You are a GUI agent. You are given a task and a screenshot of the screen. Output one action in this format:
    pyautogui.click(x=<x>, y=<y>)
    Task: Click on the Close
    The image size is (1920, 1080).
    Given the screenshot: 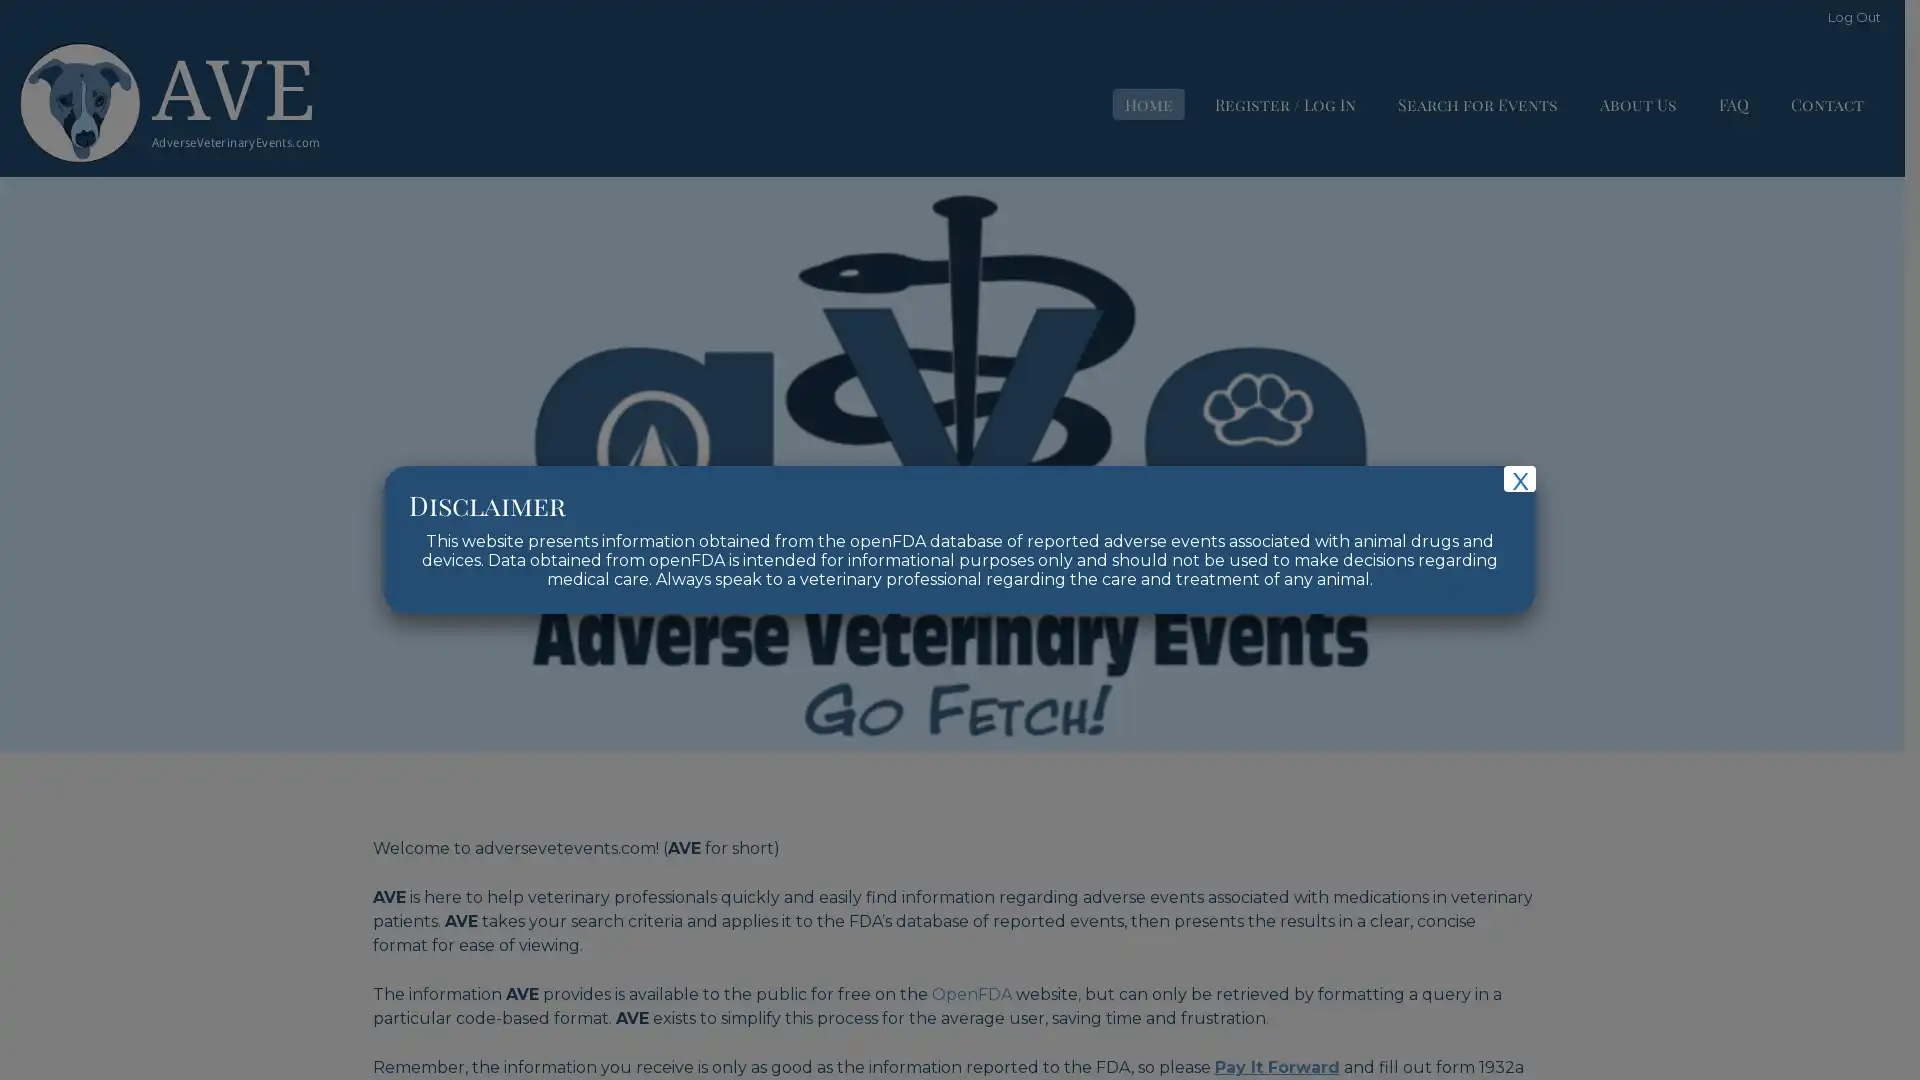 What is the action you would take?
    pyautogui.click(x=1520, y=478)
    